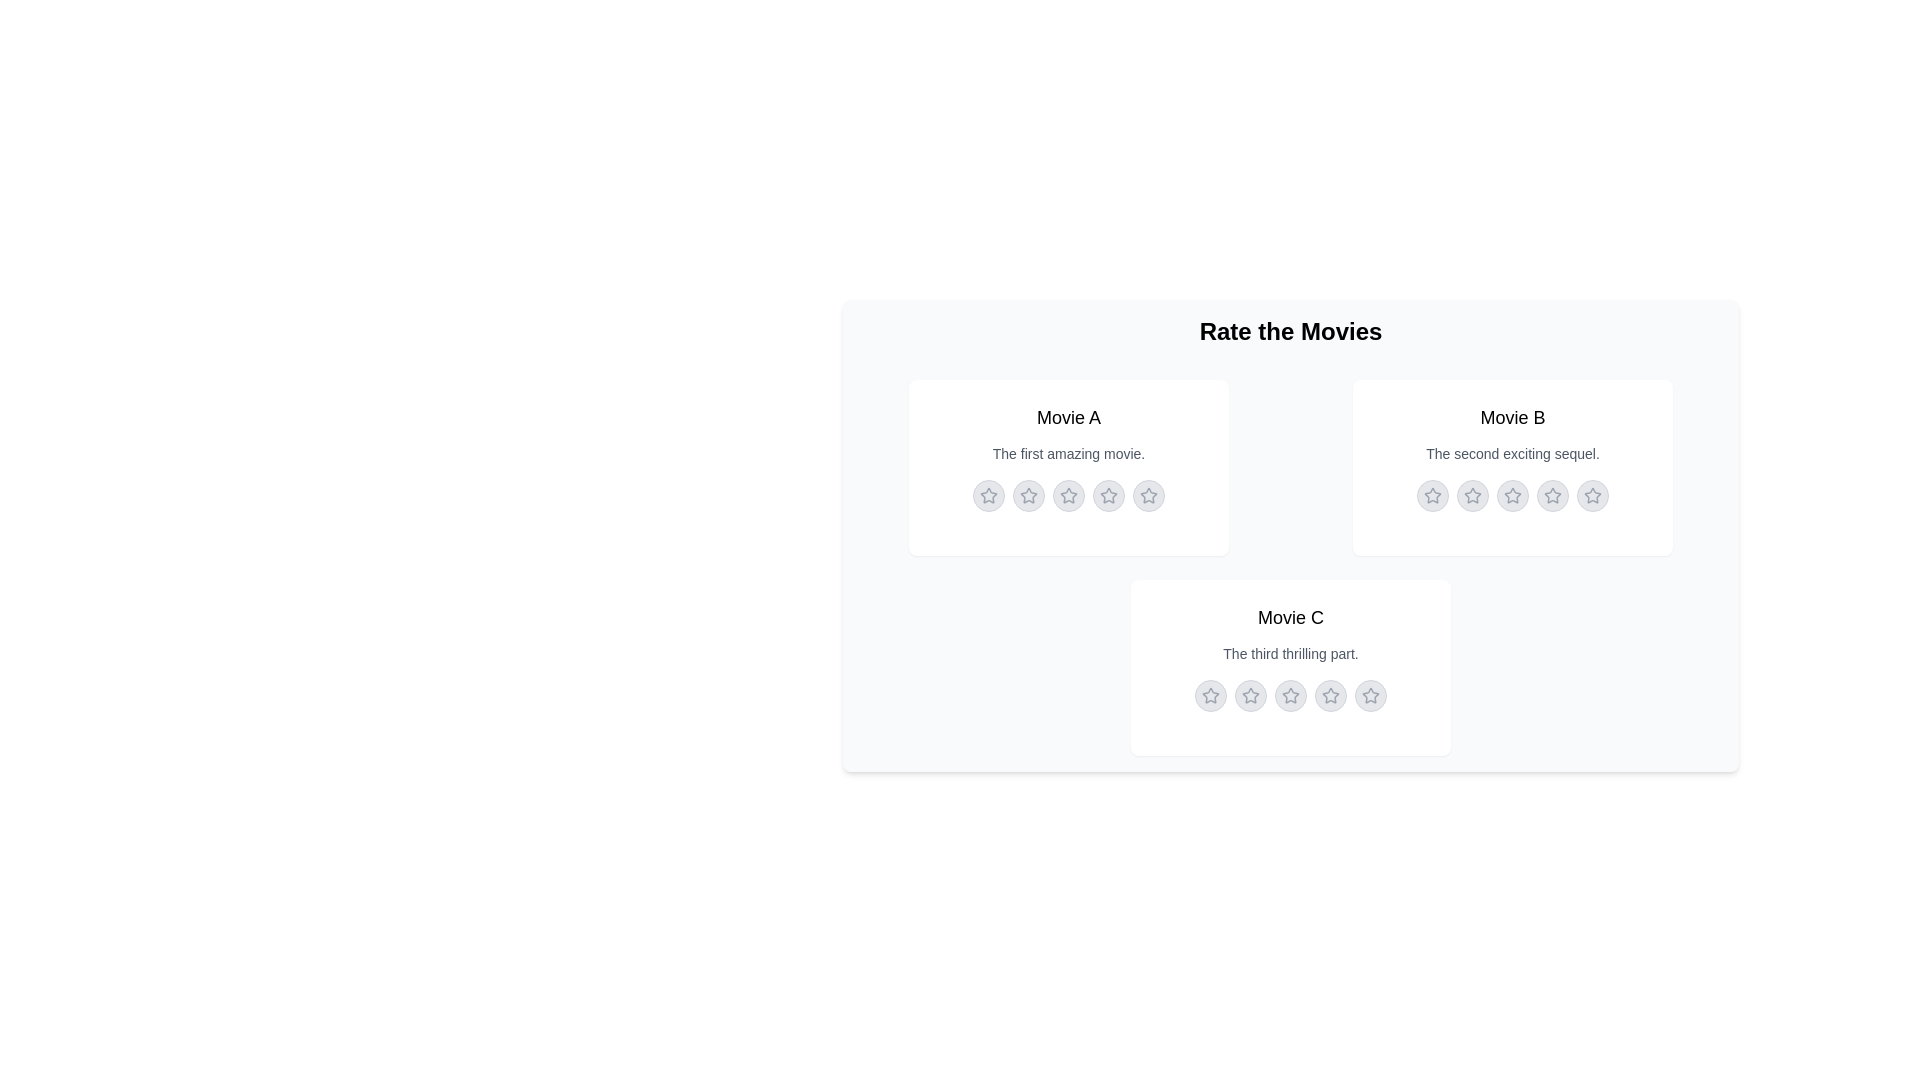  Describe the element at coordinates (1209, 694) in the screenshot. I see `the first outlined gray star icon` at that location.